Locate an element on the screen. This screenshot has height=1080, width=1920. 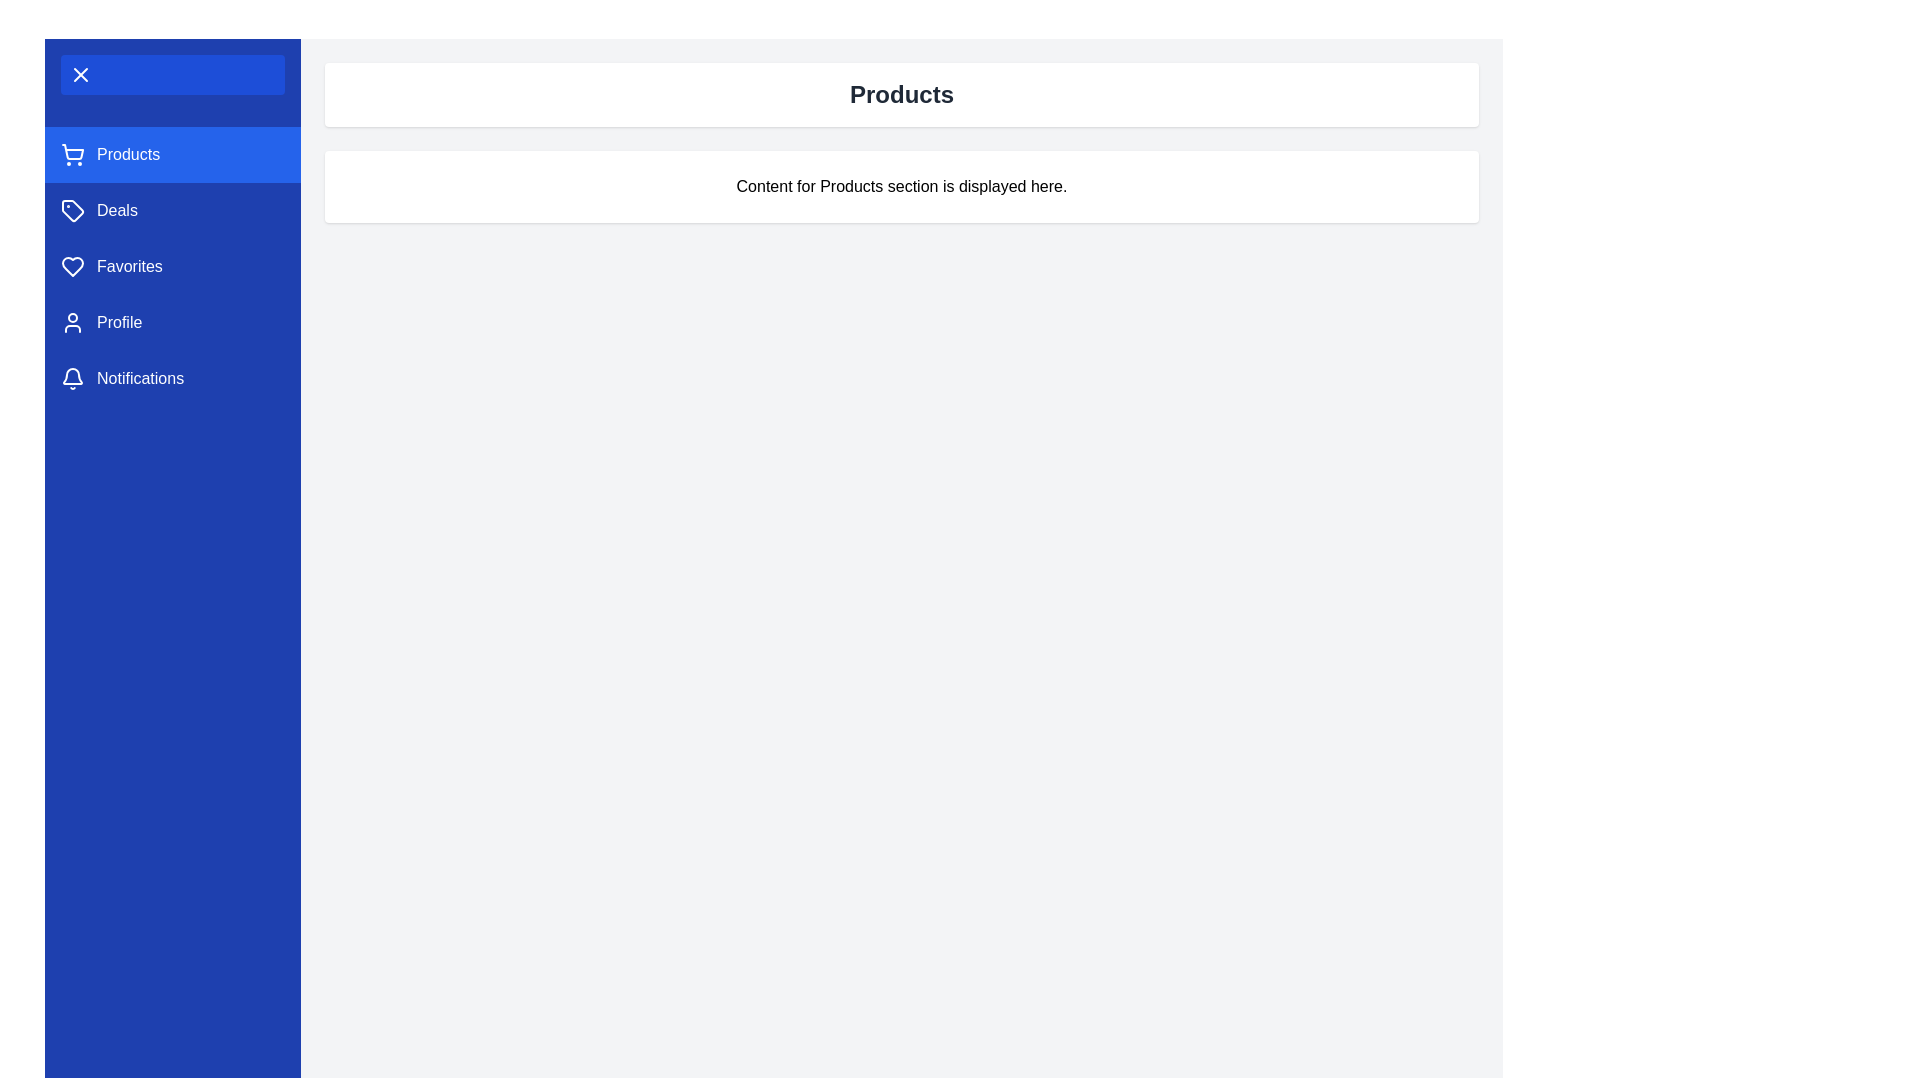
the 'Deals' icon located in the left navigation menu, positioned below 'Products' and above 'Favorites' is located at coordinates (72, 211).